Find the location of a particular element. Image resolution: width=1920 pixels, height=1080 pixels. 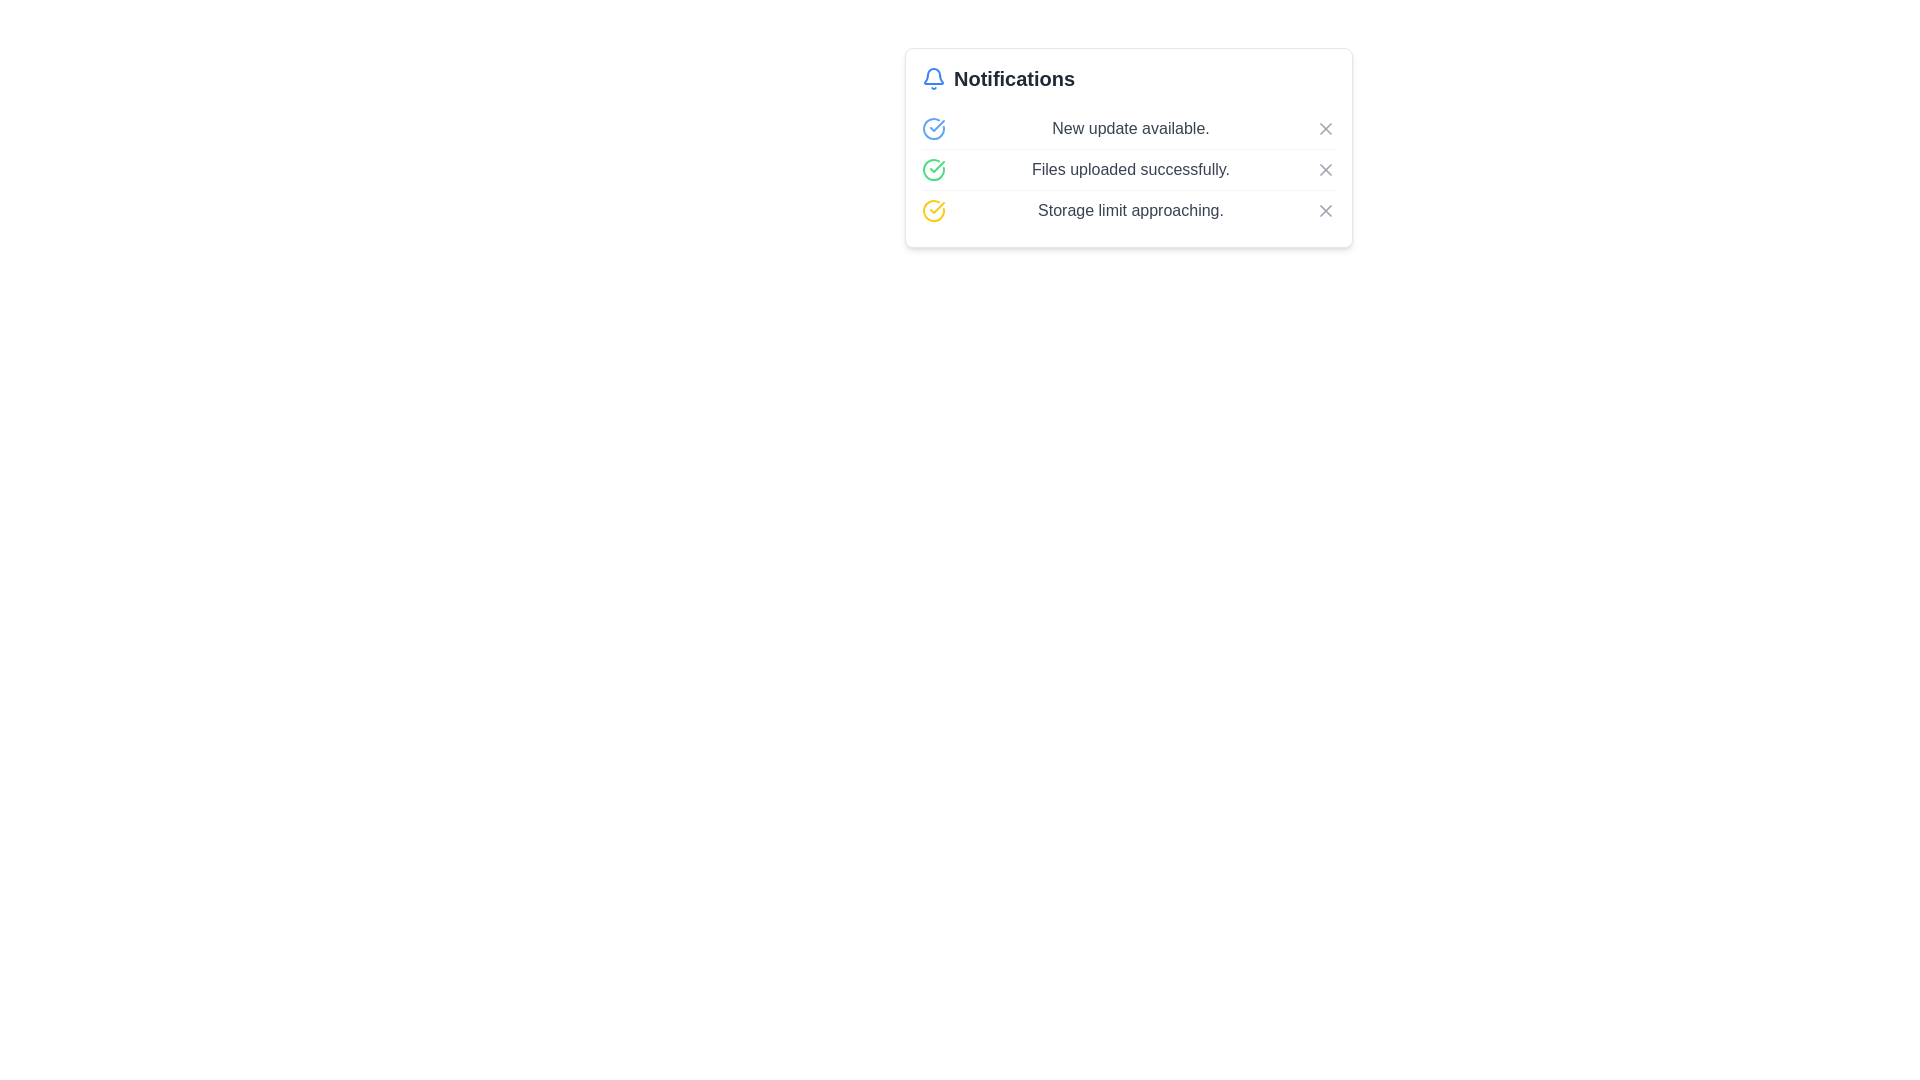

the small close button represented by an 'X' icon, located next to the 'New update available.' message in the notifications list is located at coordinates (1325, 128).